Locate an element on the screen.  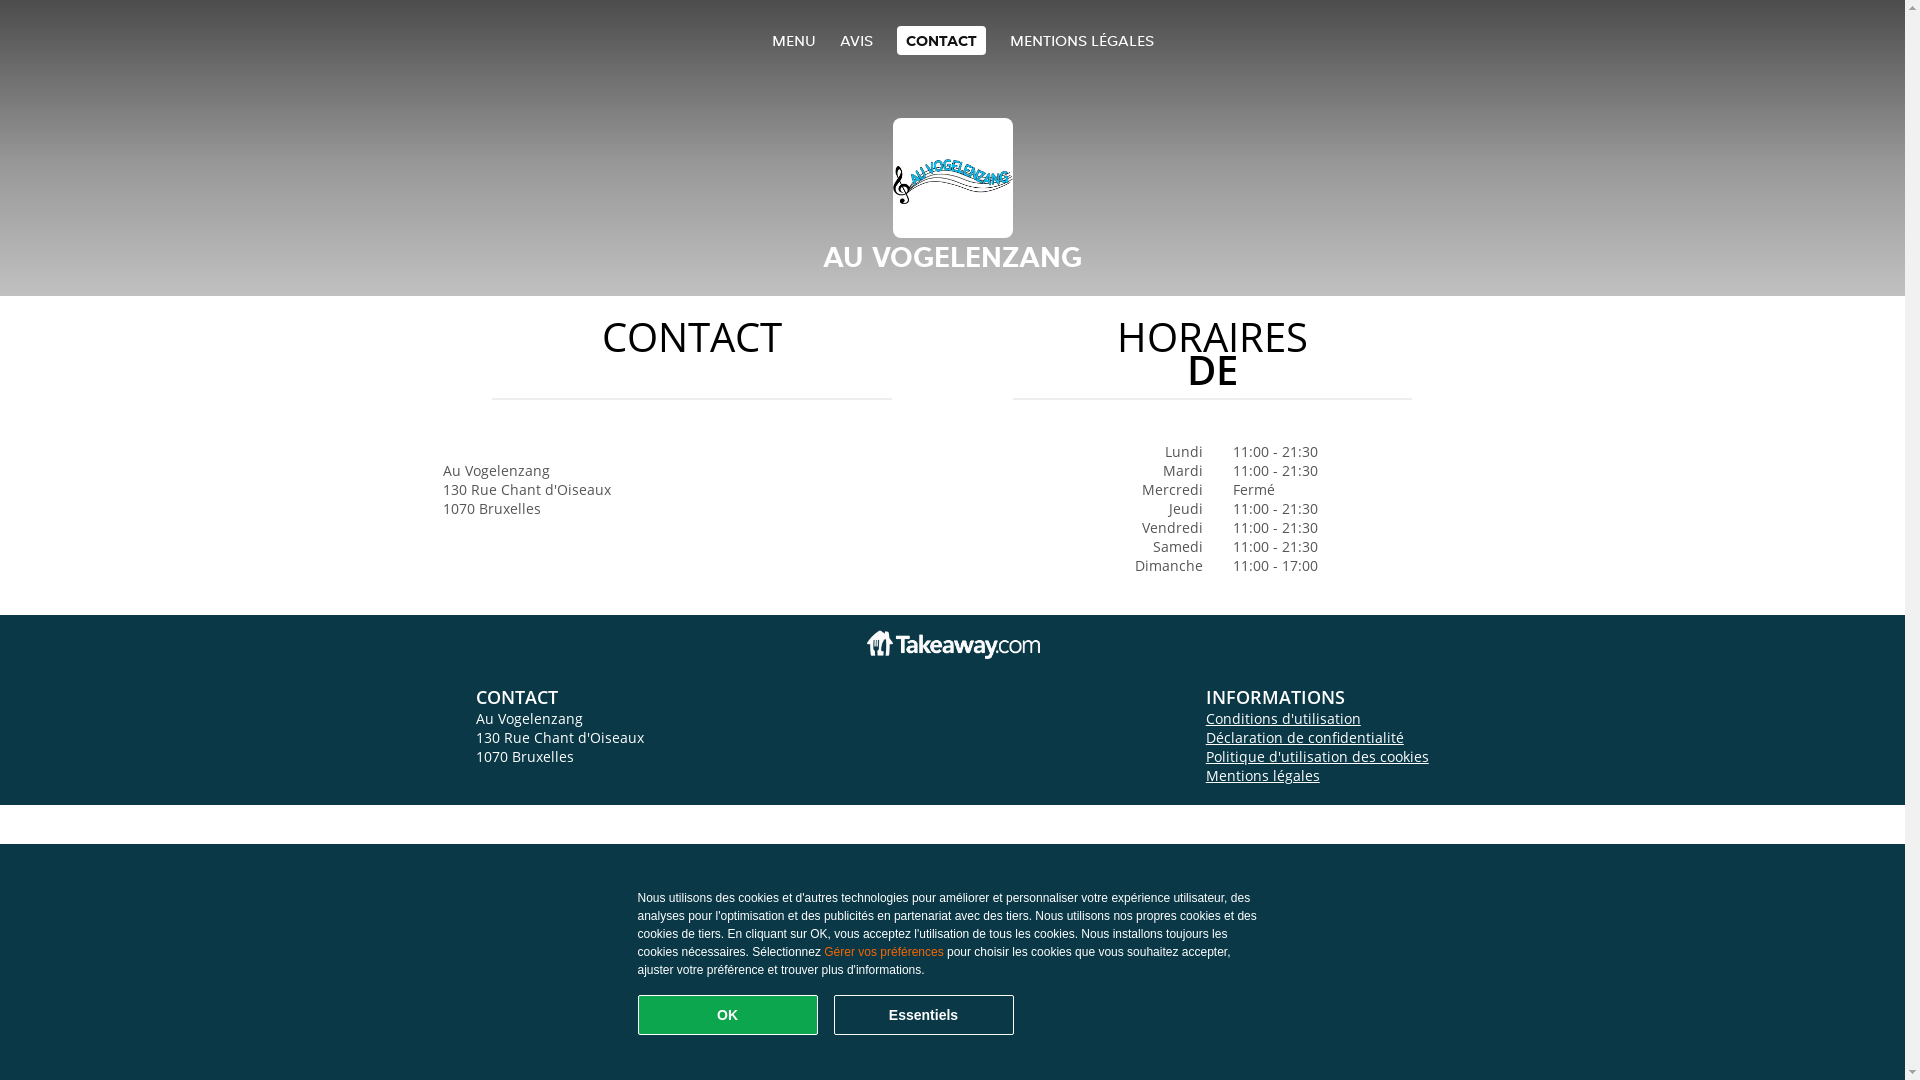
'AVIS' is located at coordinates (856, 40).